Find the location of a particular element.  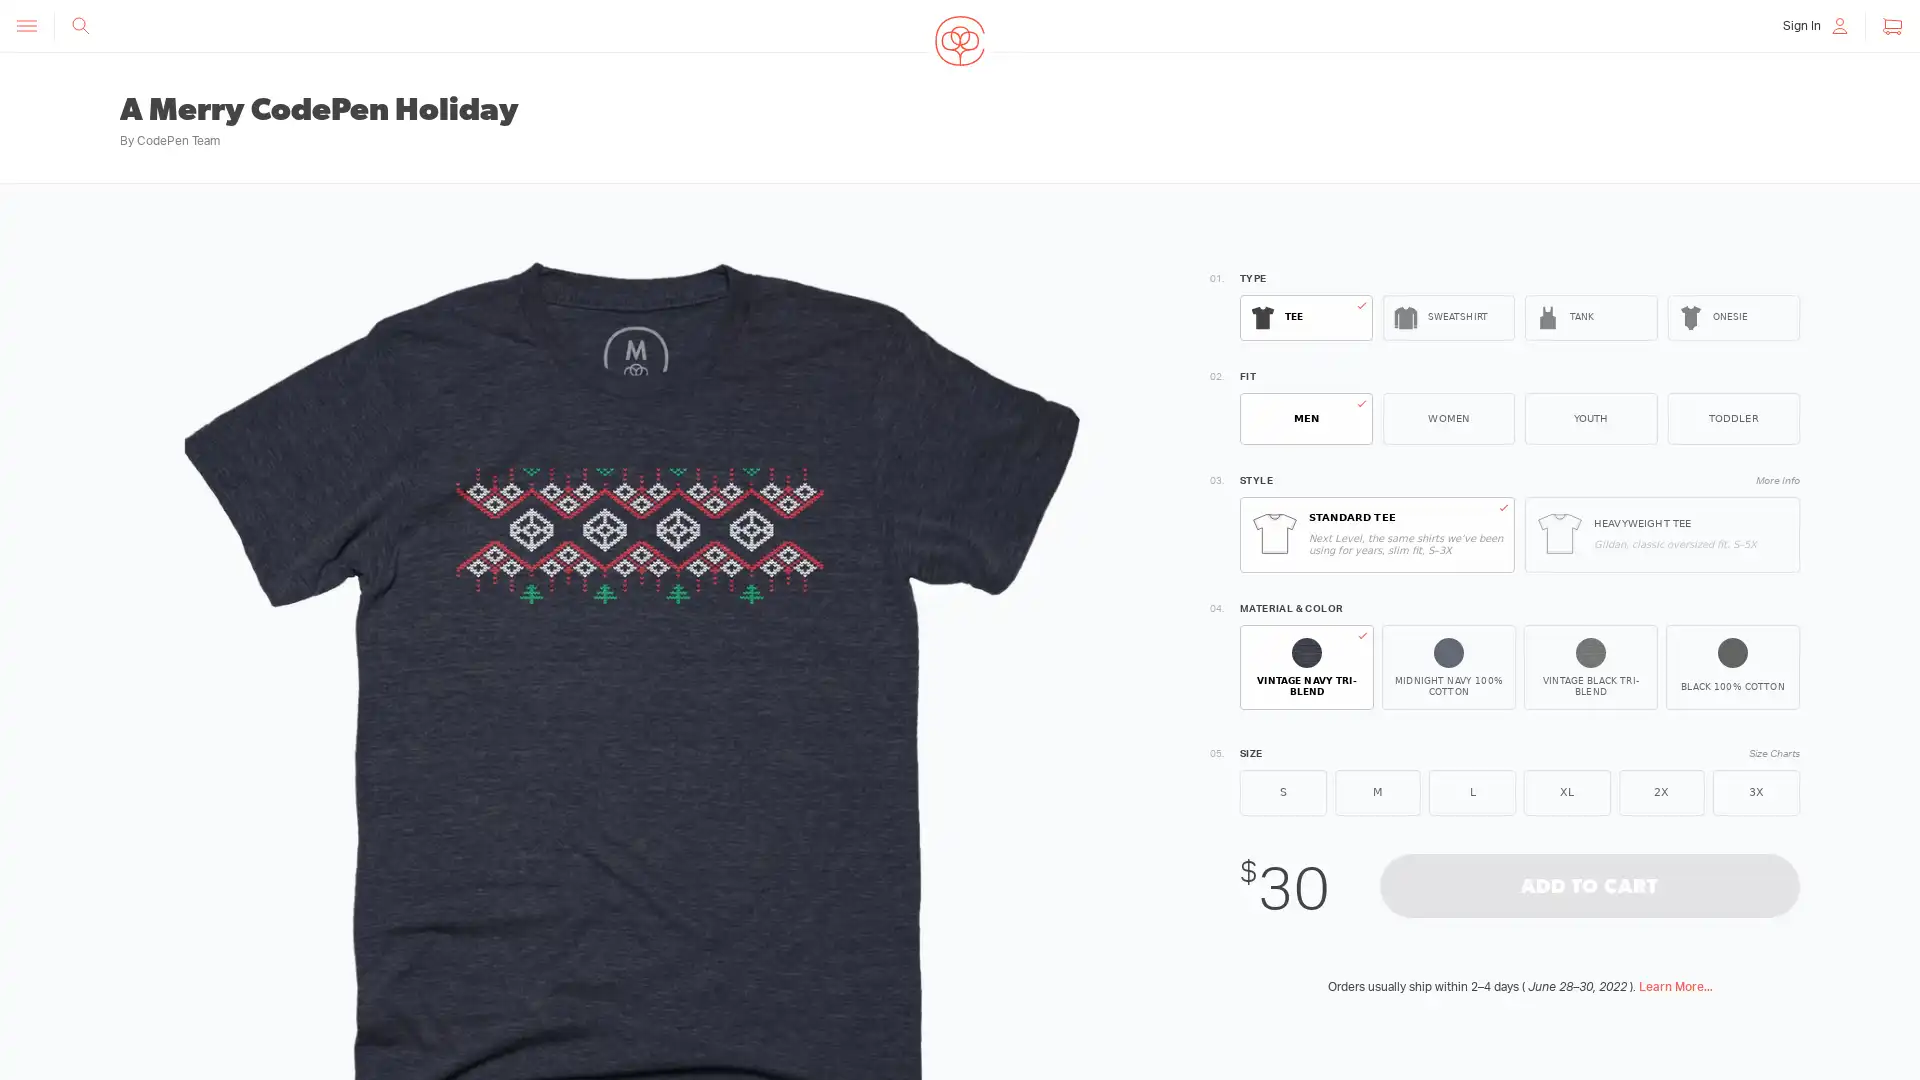

XL is located at coordinates (1565, 790).